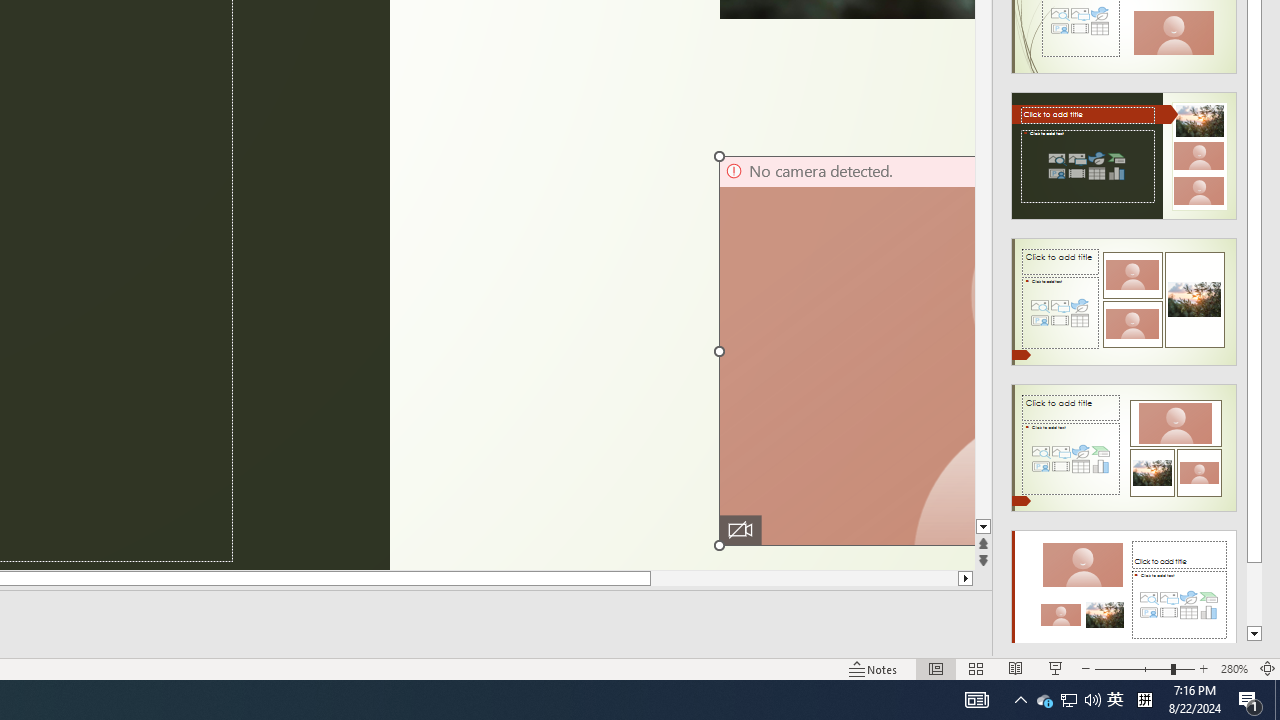 Image resolution: width=1280 pixels, height=720 pixels. Describe the element at coordinates (1233, 669) in the screenshot. I see `'Zoom 280%'` at that location.